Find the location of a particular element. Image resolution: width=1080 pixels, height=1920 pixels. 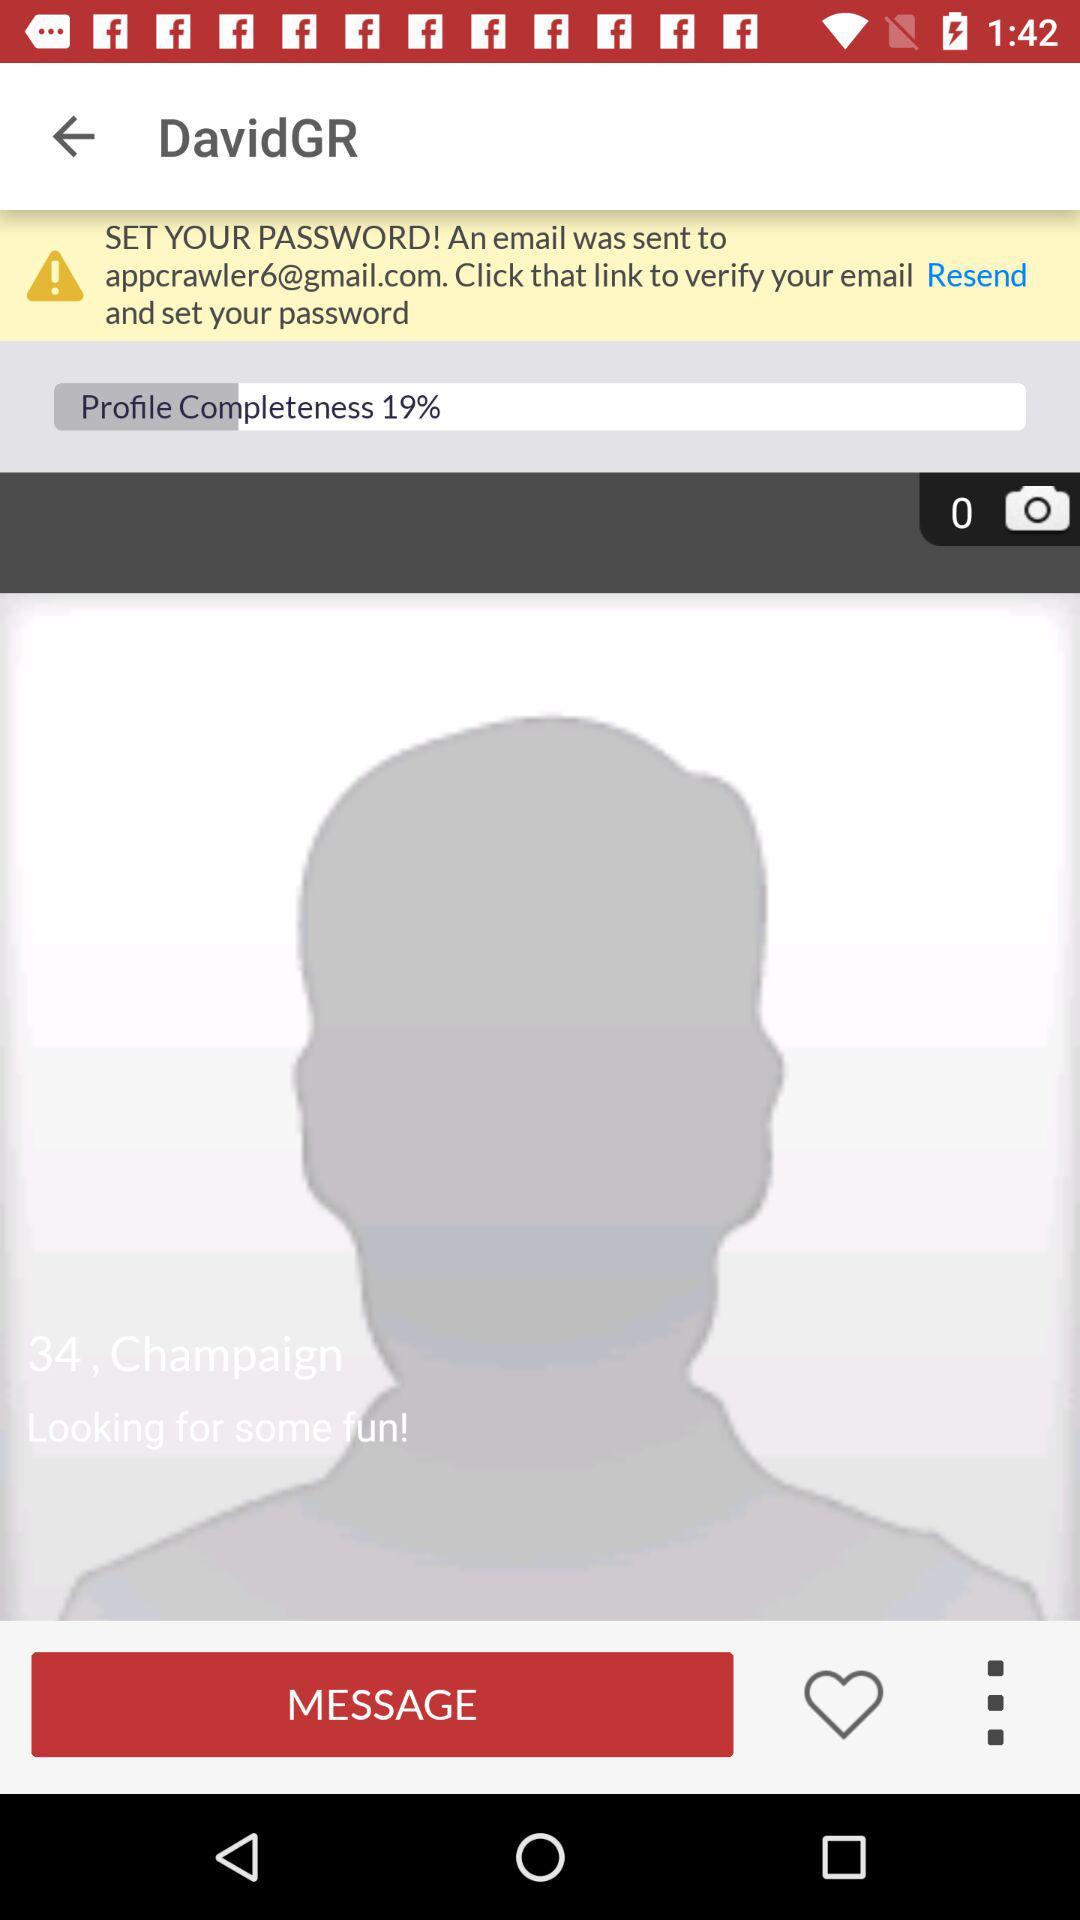

the warning icon is located at coordinates (54, 274).